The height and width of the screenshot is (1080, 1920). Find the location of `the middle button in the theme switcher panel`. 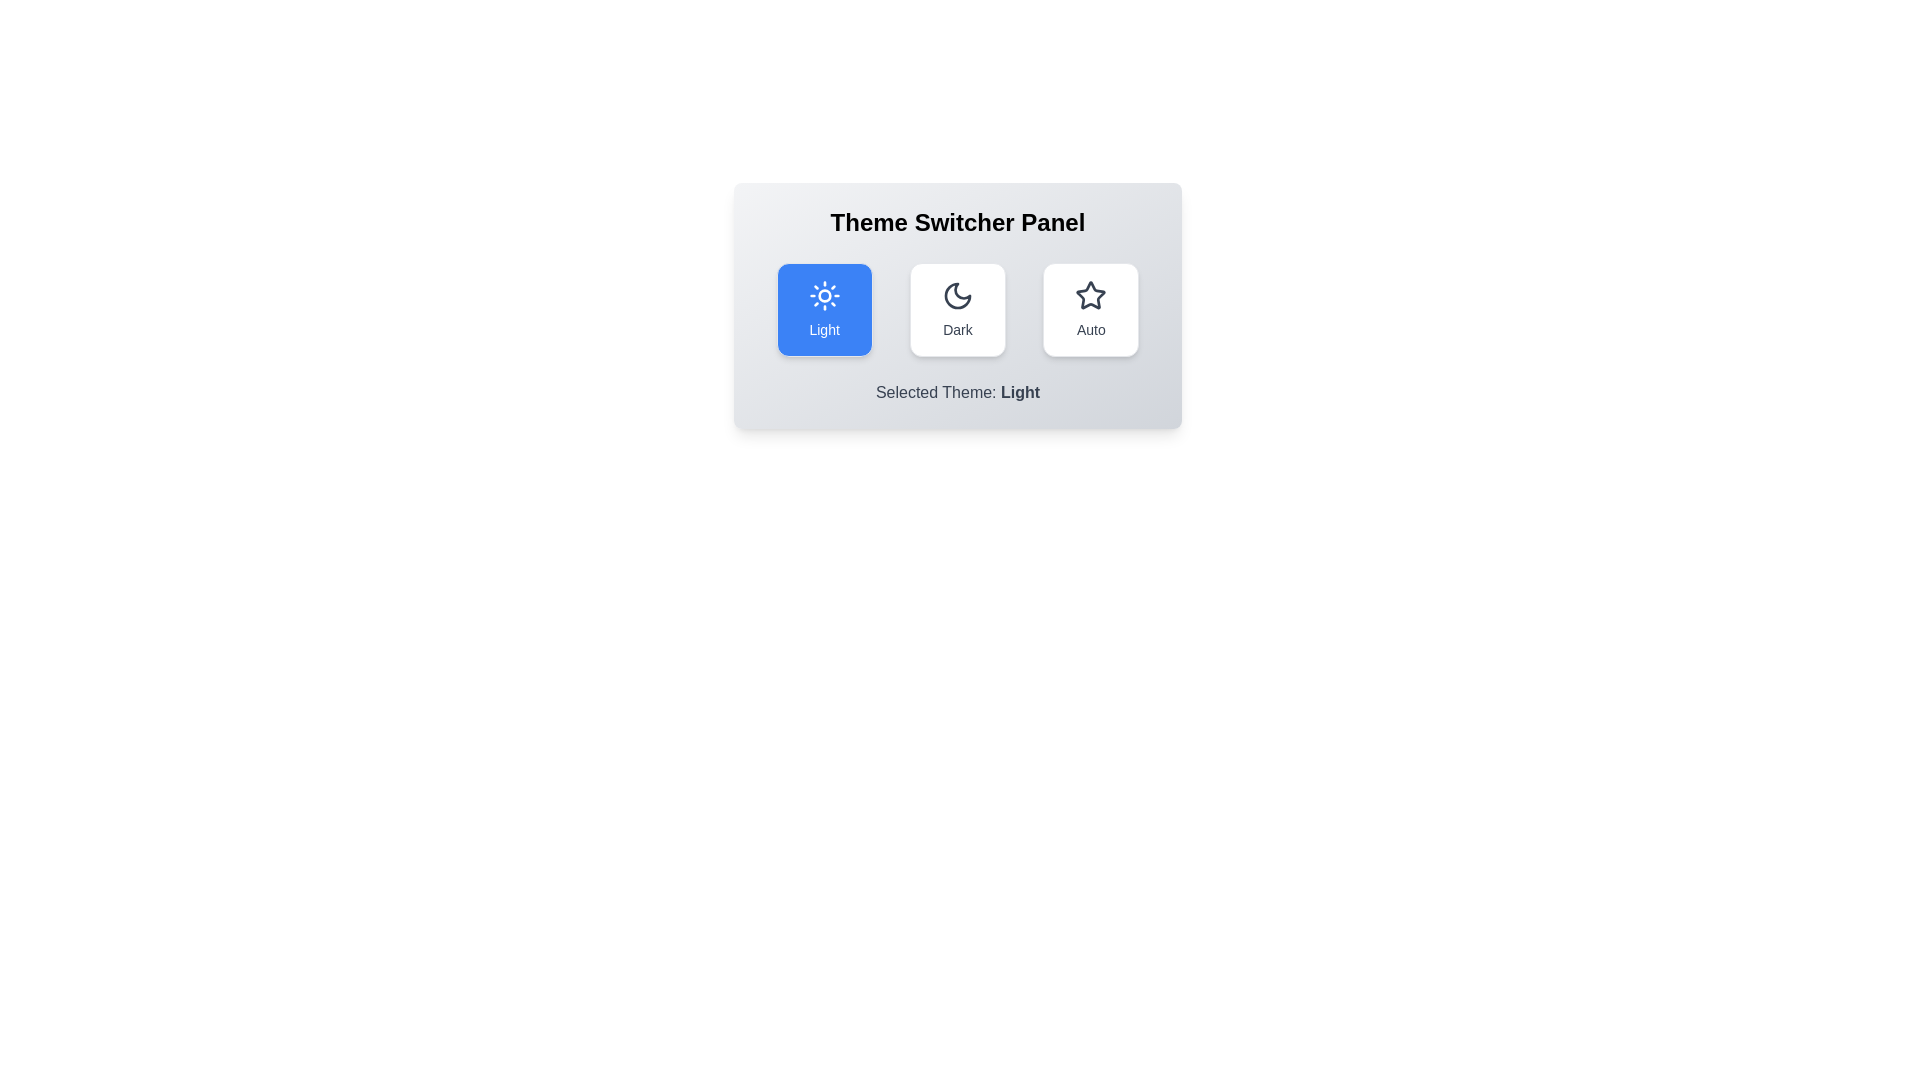

the middle button in the theme switcher panel is located at coordinates (957, 309).